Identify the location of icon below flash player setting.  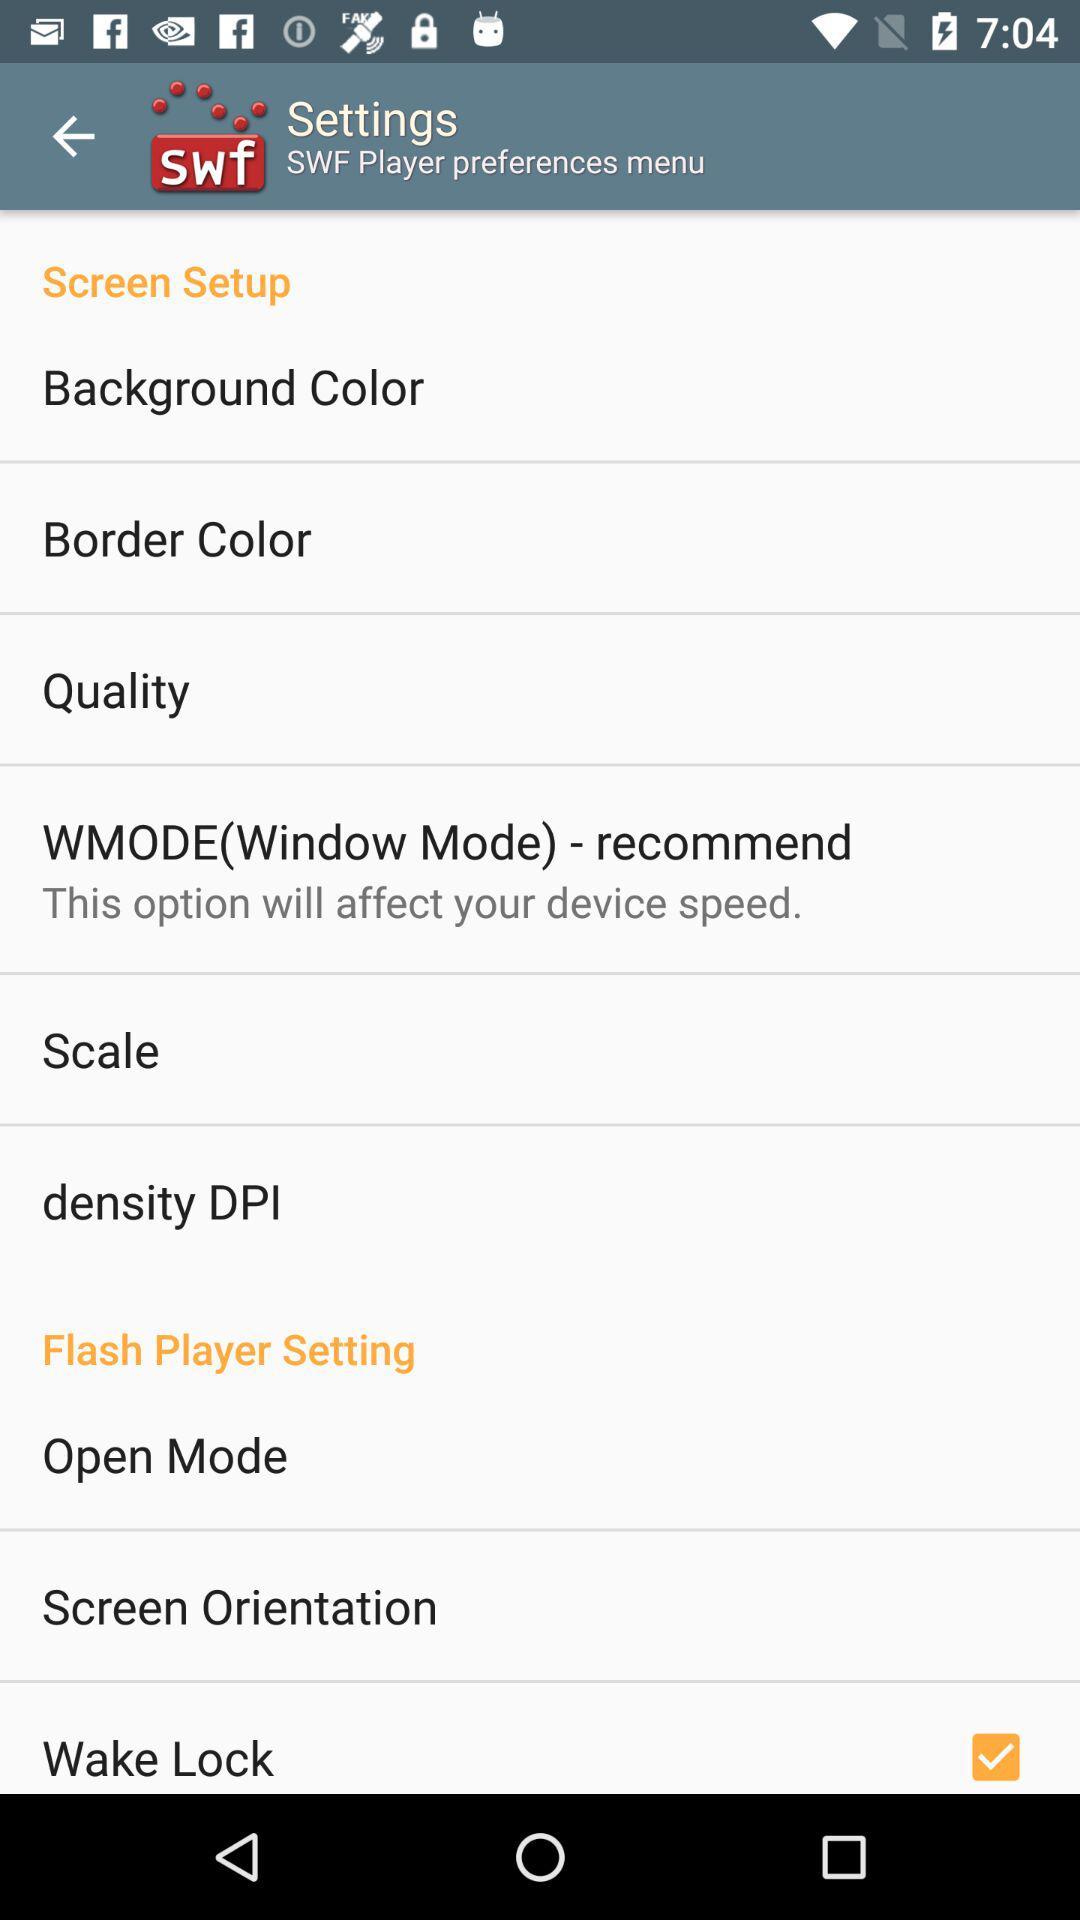
(164, 1454).